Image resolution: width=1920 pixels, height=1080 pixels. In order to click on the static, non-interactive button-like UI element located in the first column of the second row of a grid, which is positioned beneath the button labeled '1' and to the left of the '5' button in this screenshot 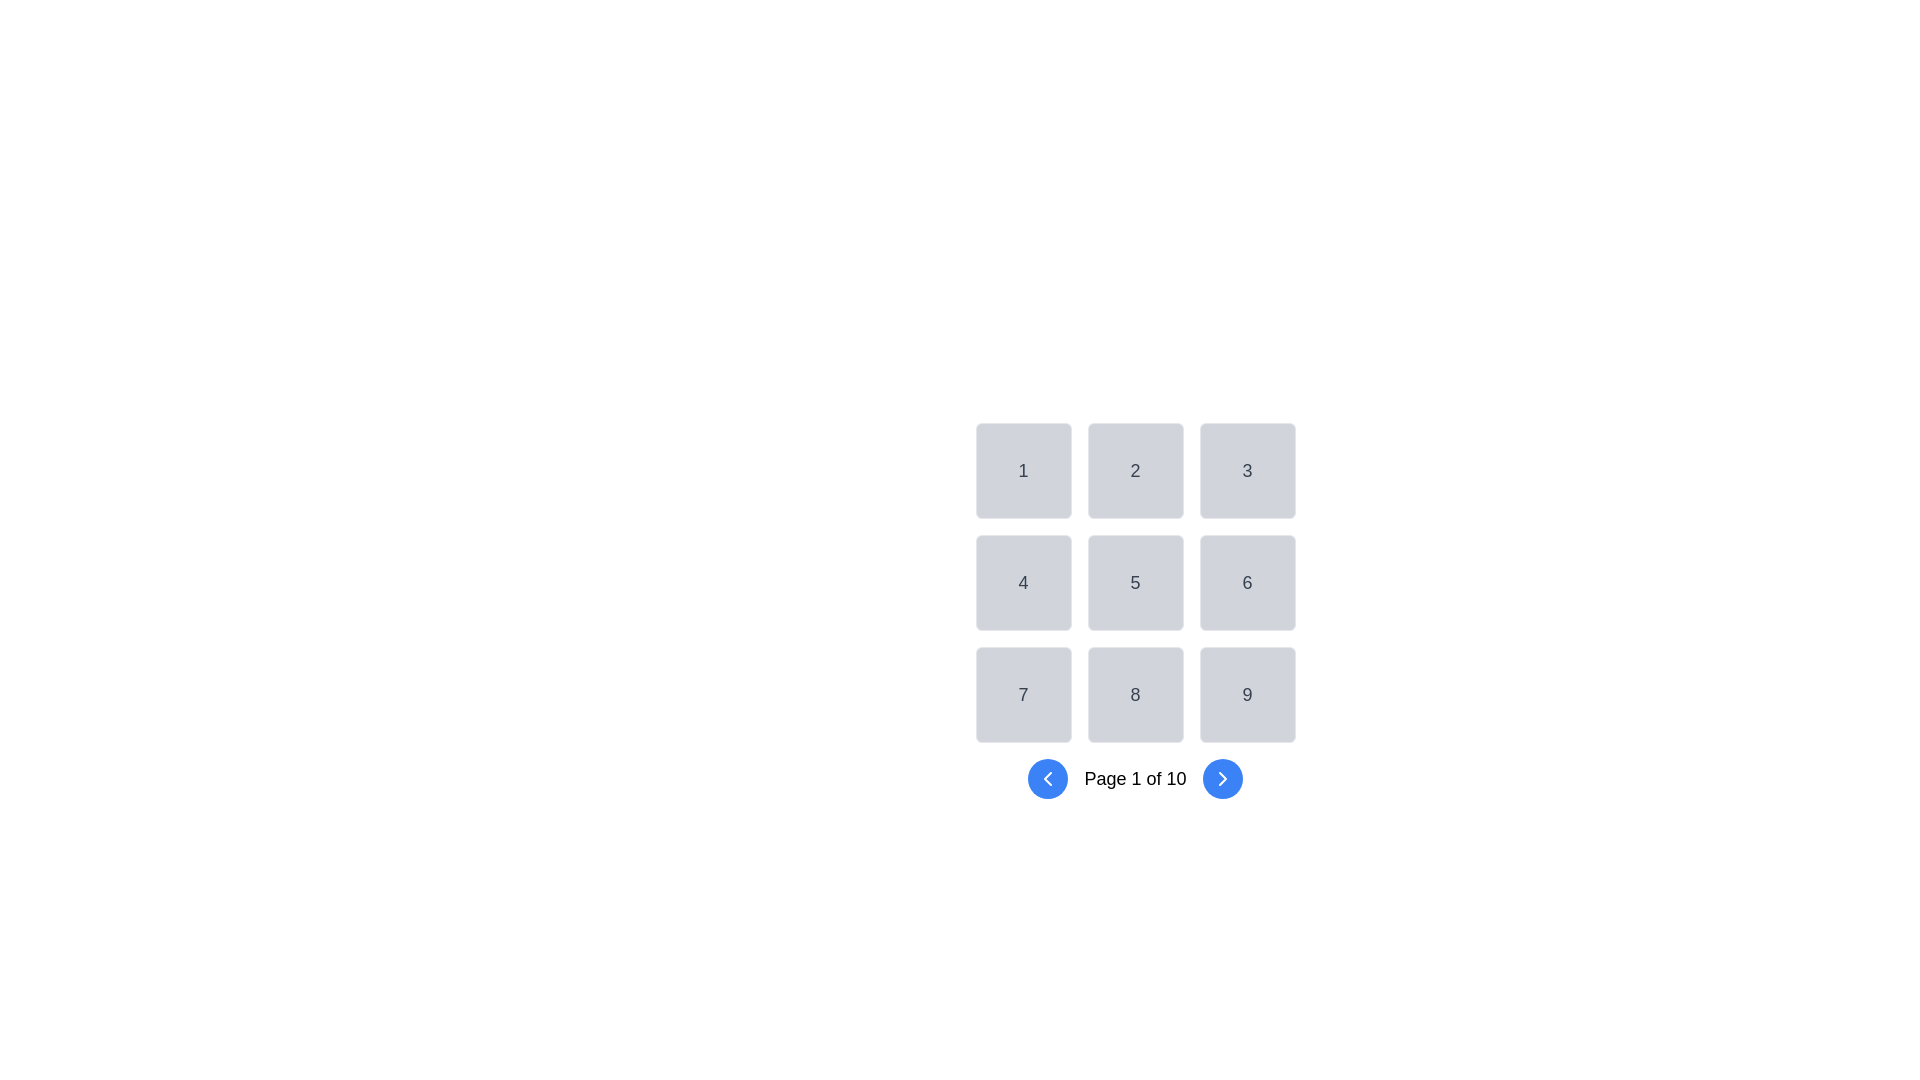, I will do `click(1023, 582)`.